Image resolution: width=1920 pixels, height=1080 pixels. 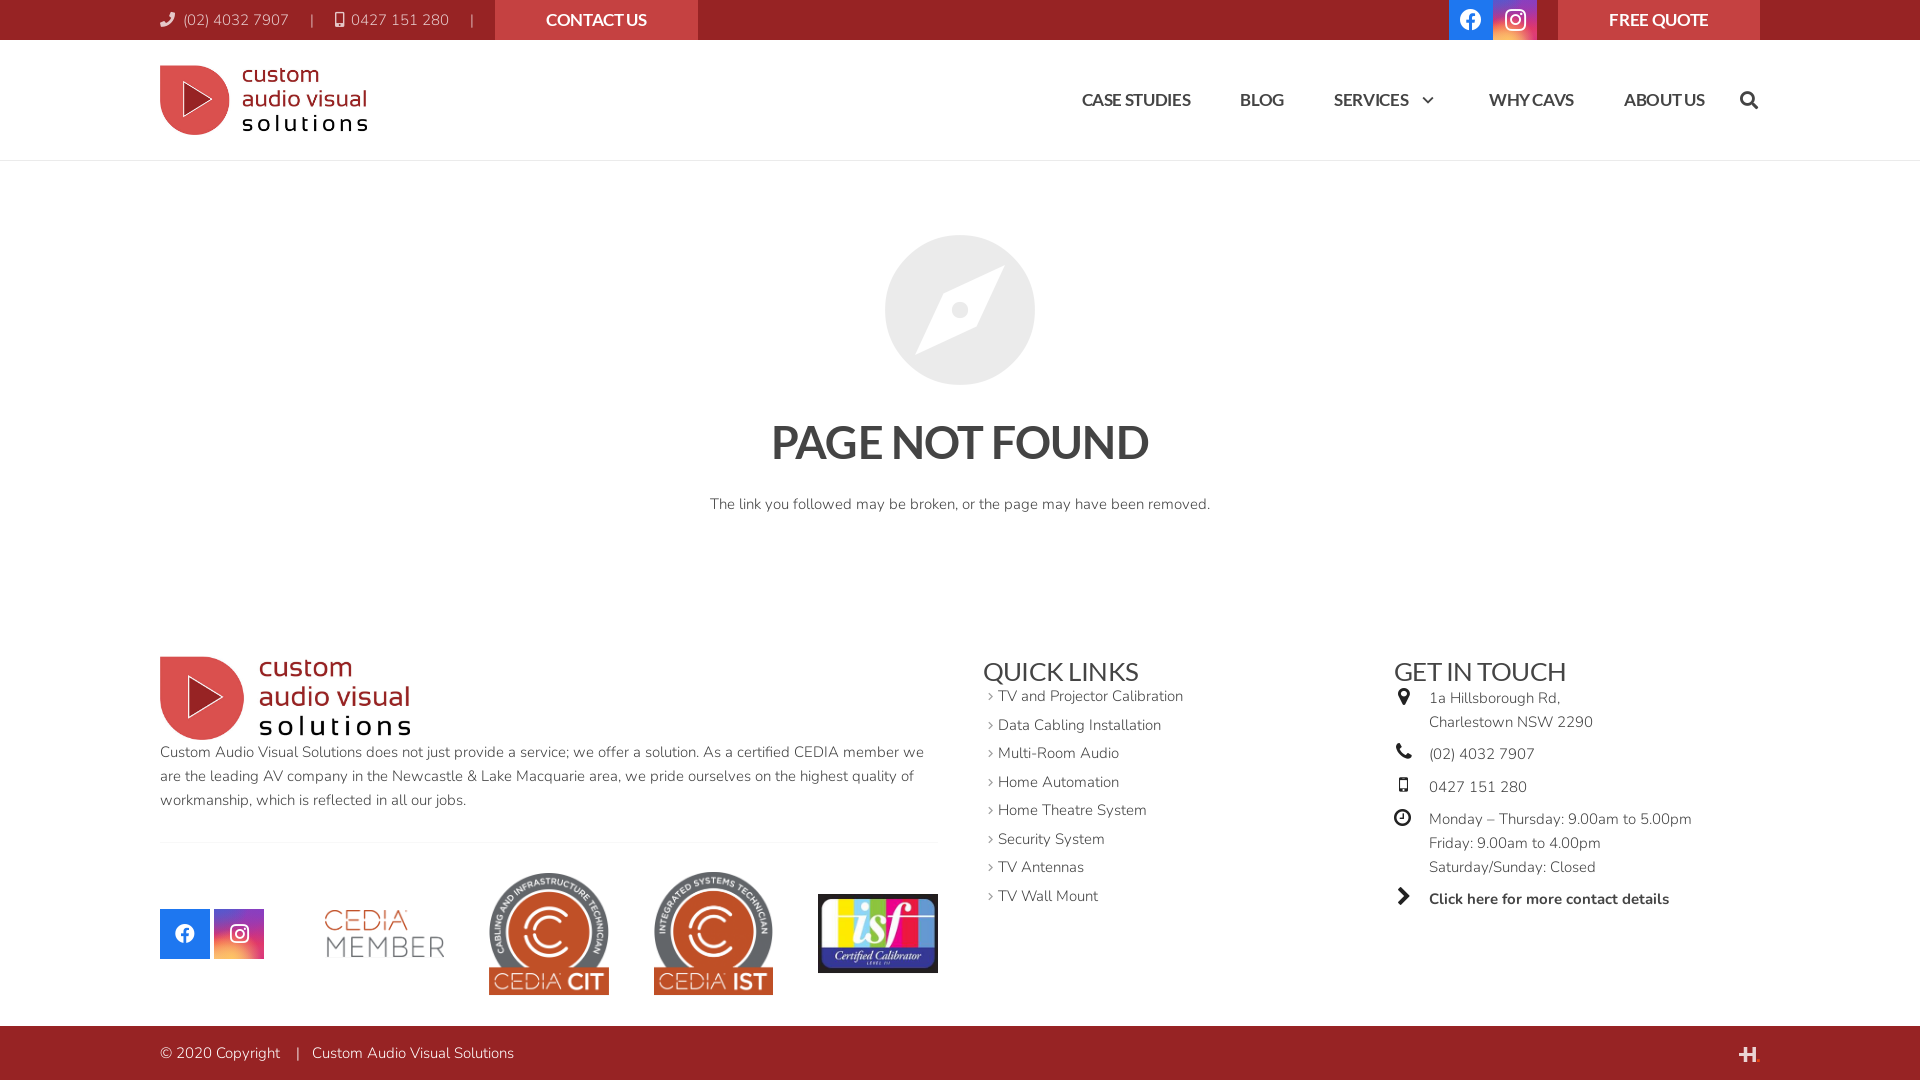 I want to click on 'Facebook', so click(x=185, y=933).